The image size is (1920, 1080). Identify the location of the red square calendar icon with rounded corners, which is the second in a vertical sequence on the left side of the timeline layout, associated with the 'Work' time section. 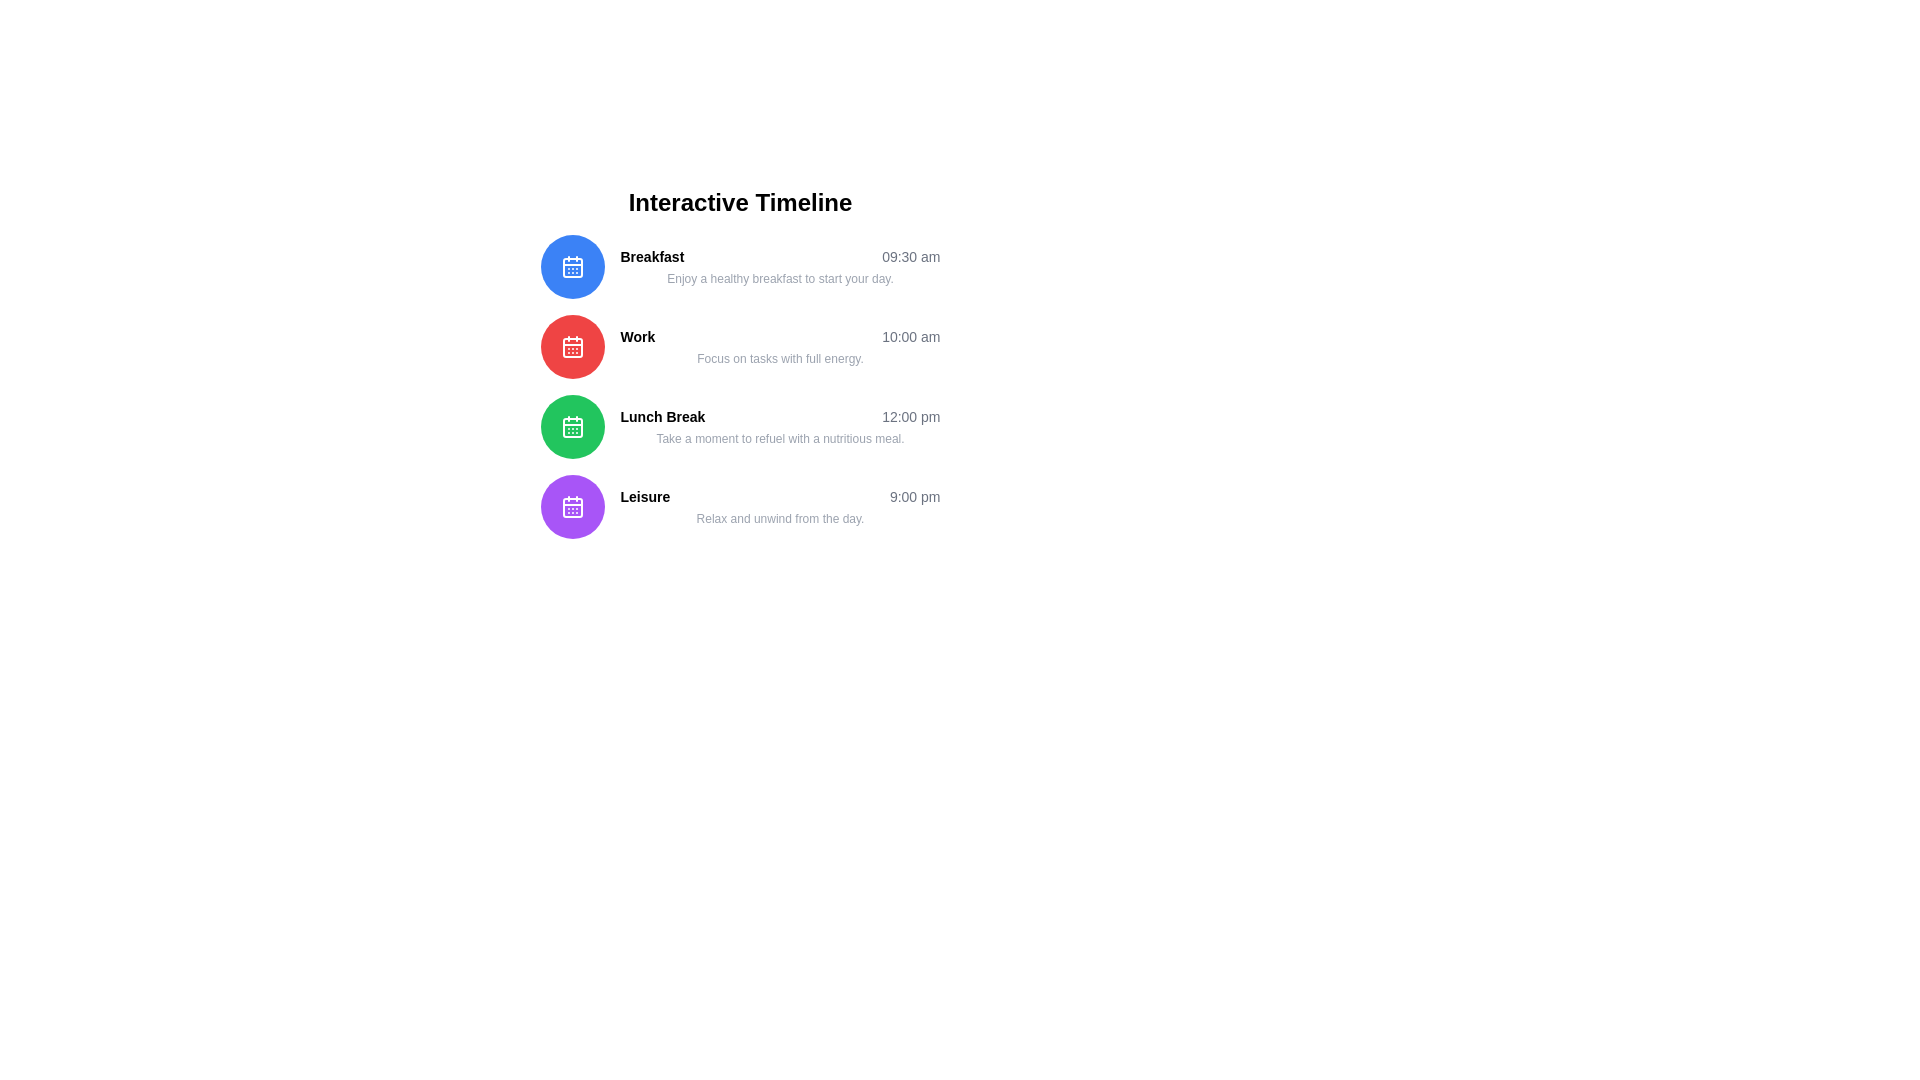
(571, 346).